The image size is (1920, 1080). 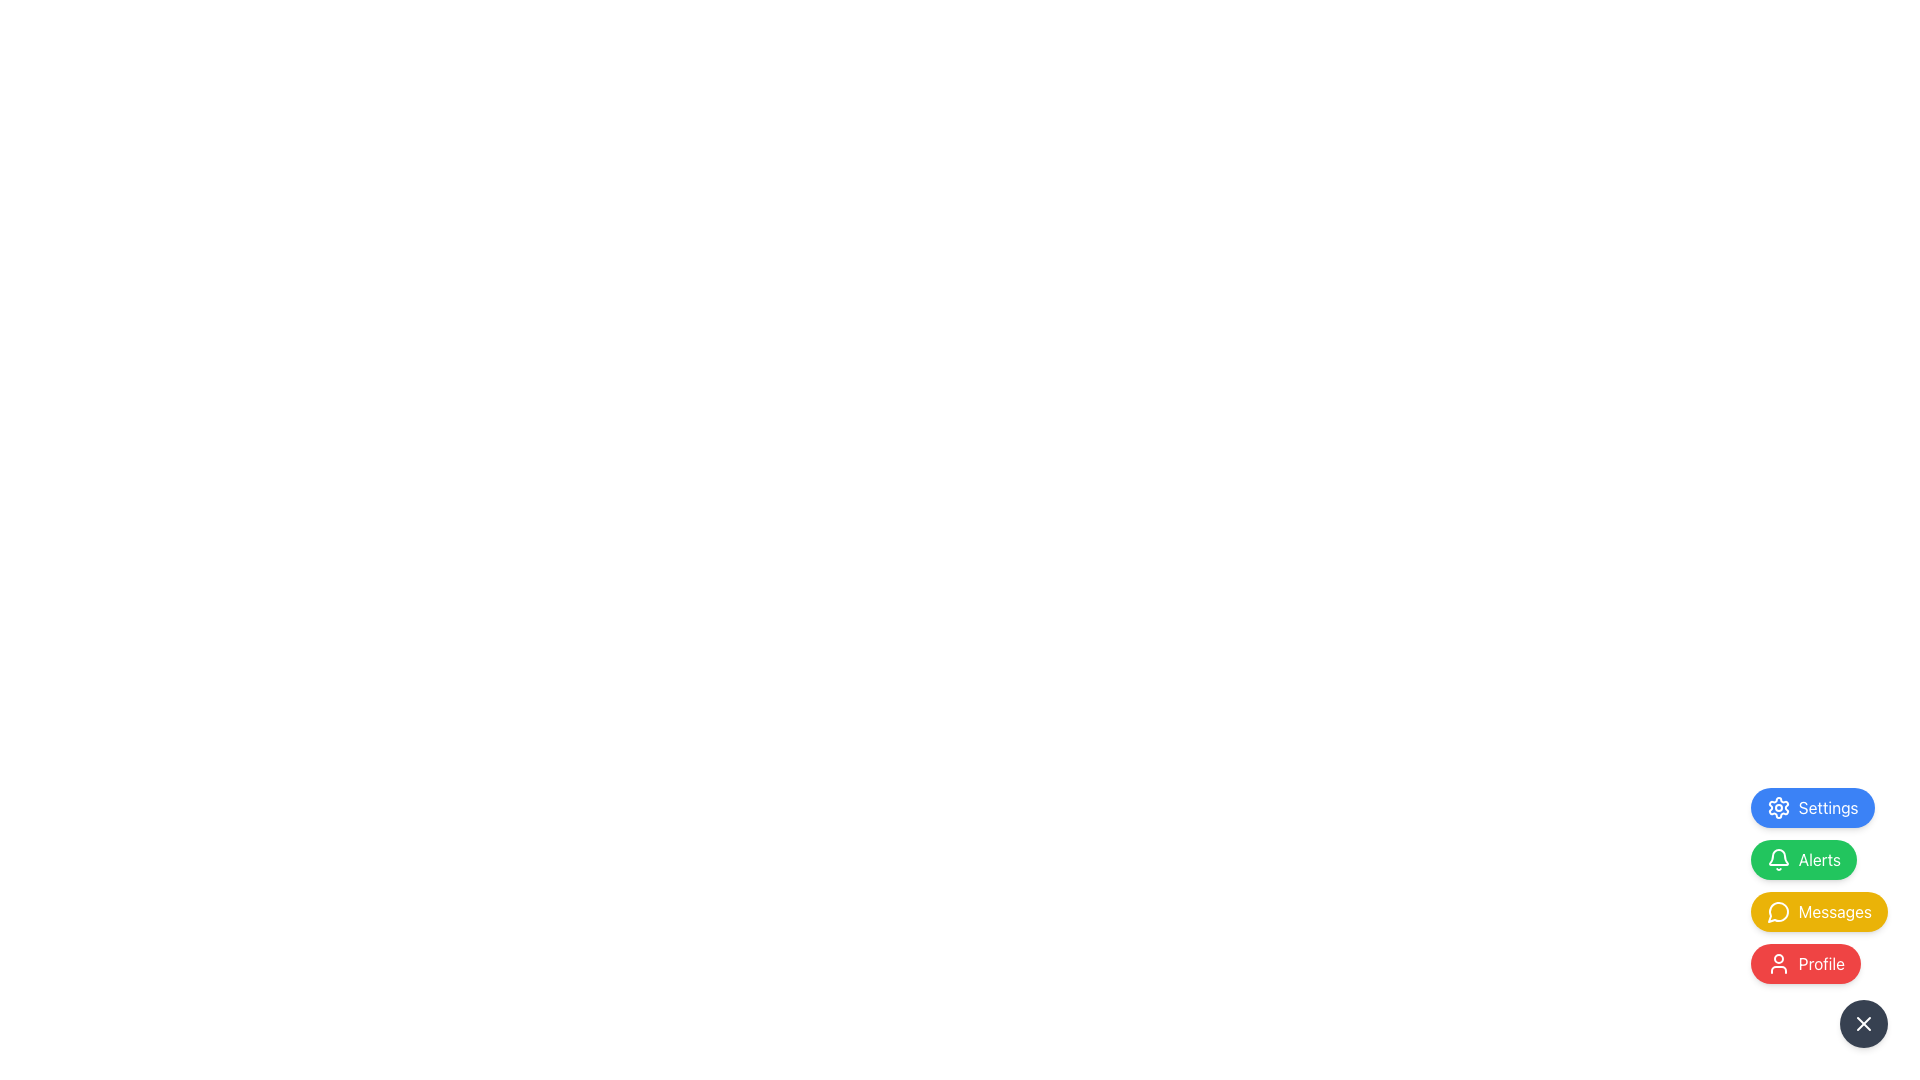 What do you see at coordinates (1812, 806) in the screenshot?
I see `the rounded blue 'Settings' button with a gear icon for keyboard navigation` at bounding box center [1812, 806].